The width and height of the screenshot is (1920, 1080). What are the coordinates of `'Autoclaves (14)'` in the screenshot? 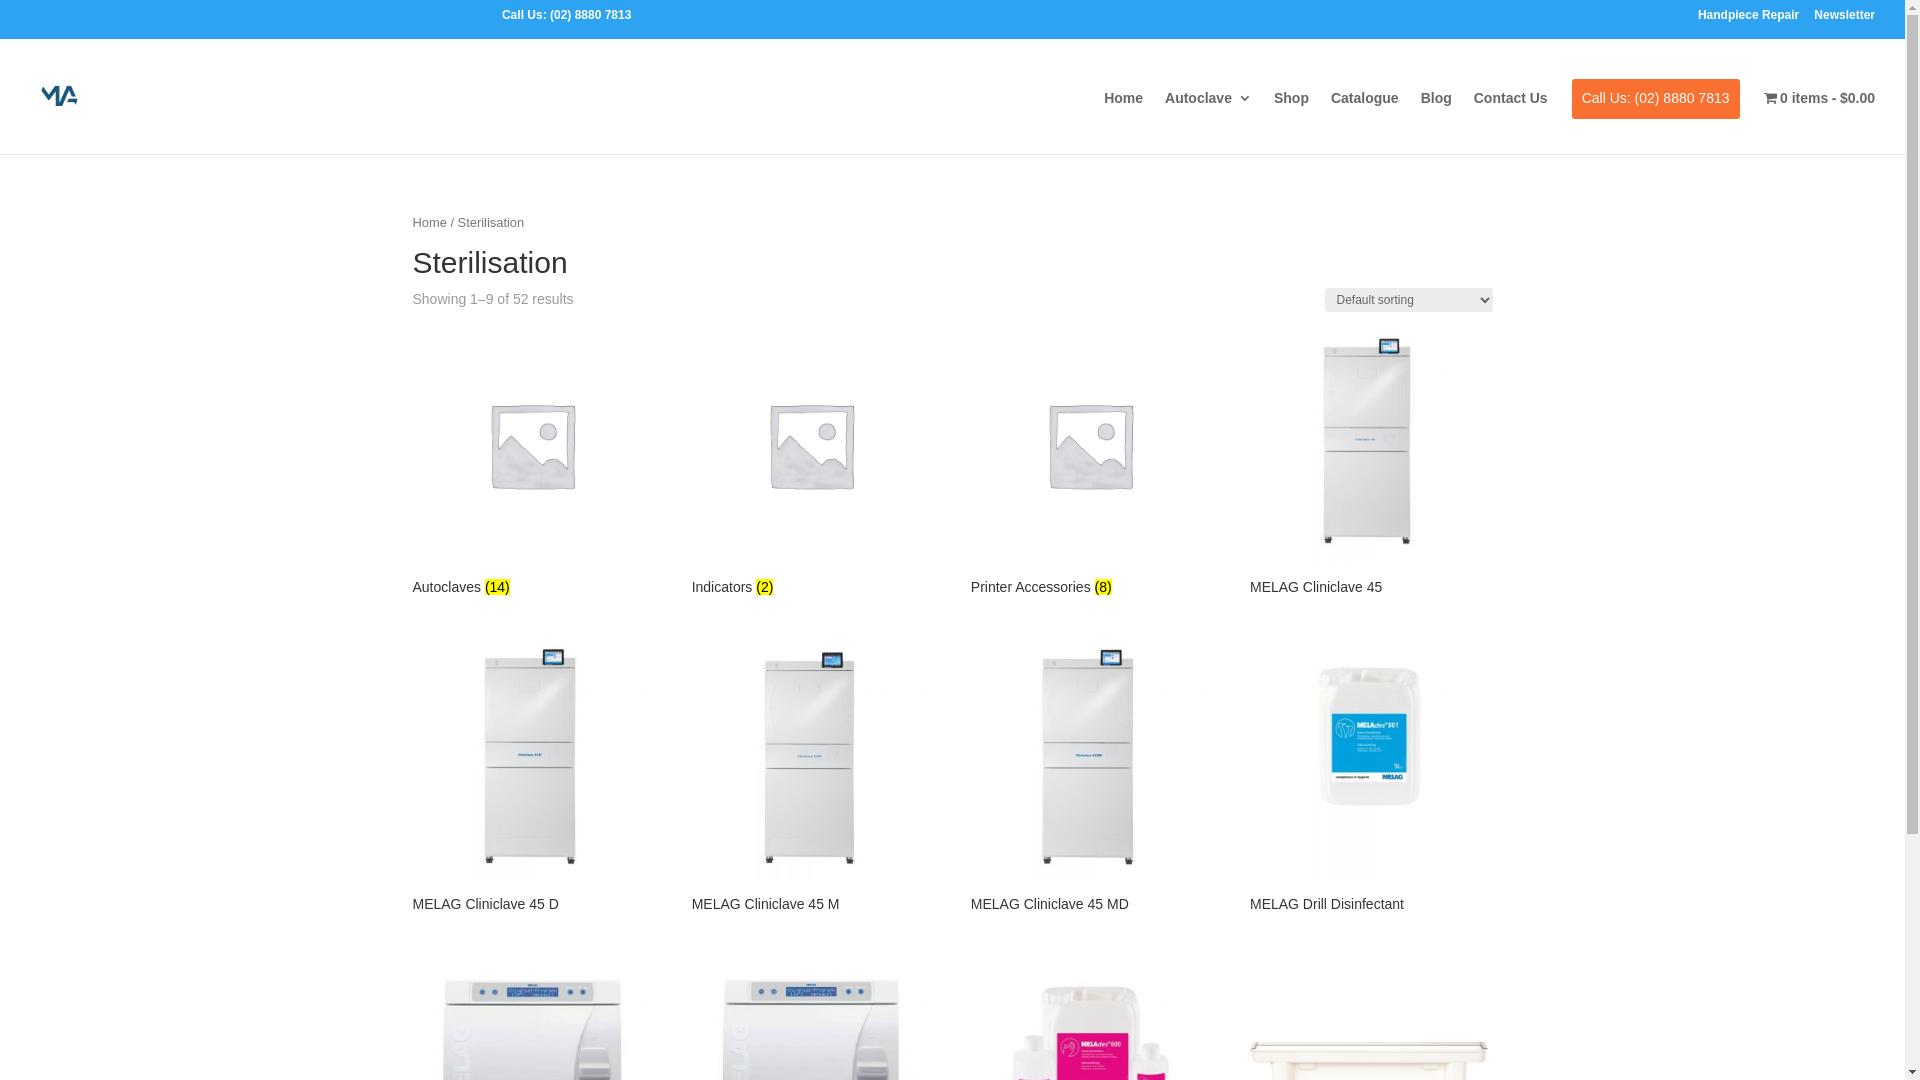 It's located at (531, 463).